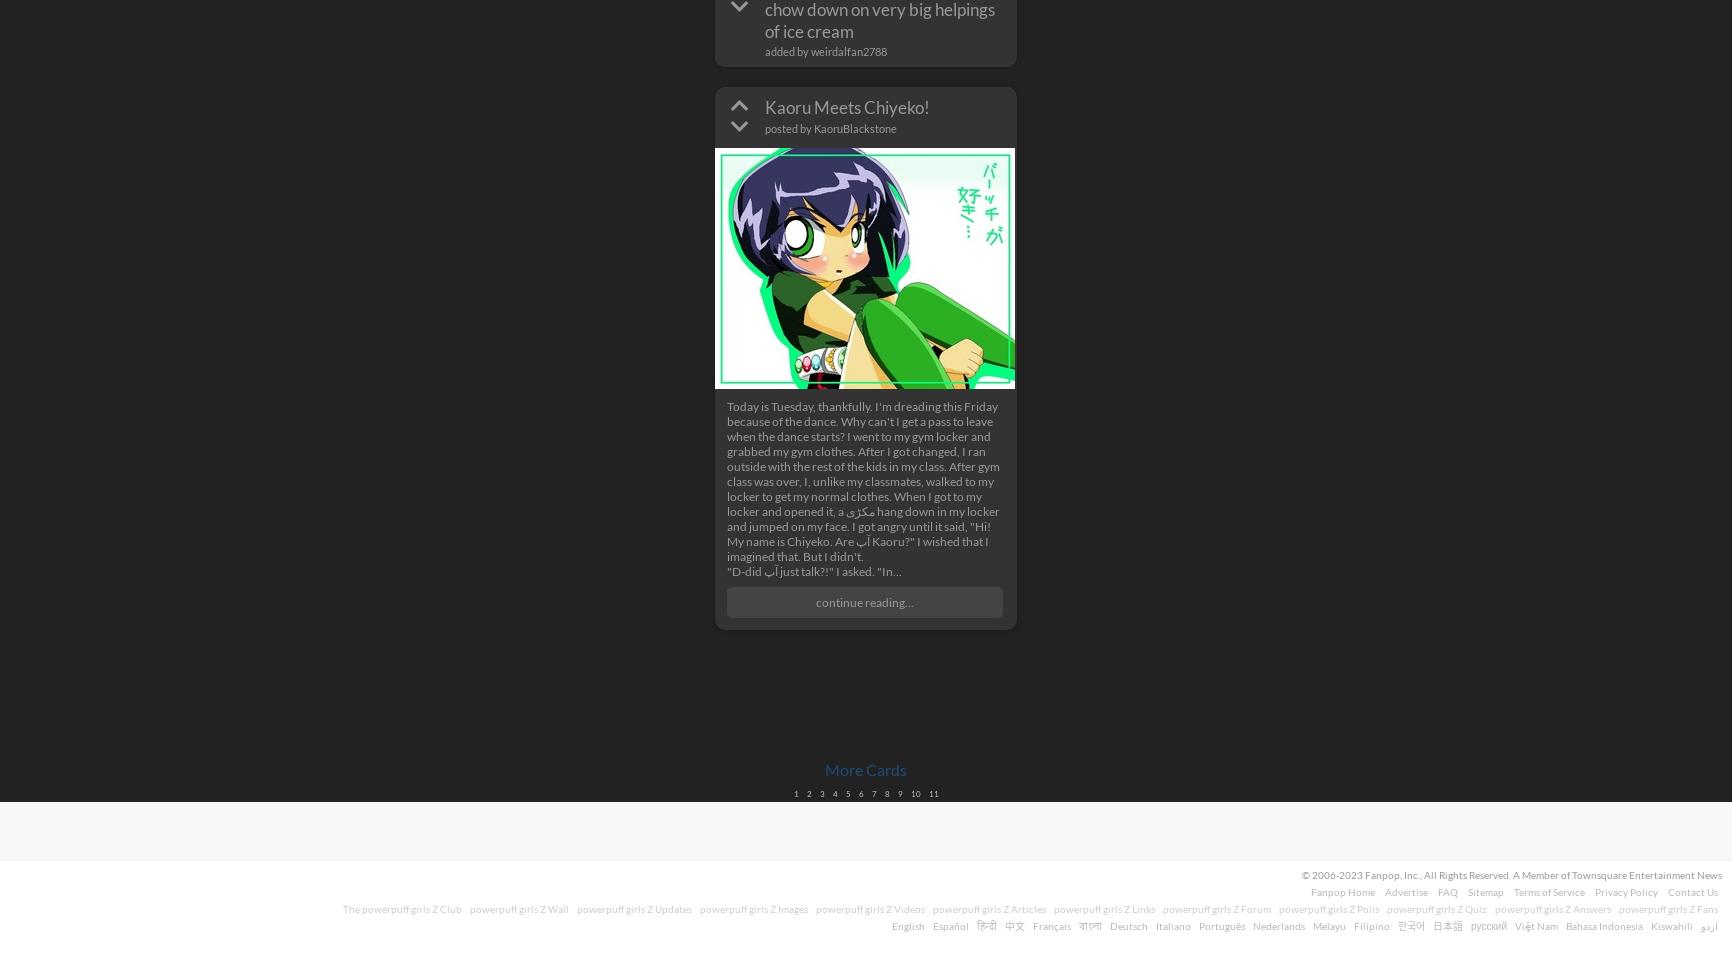 The width and height of the screenshot is (1732, 961). I want to click on 'Kaoru Meets Chiyeko!', so click(846, 106).